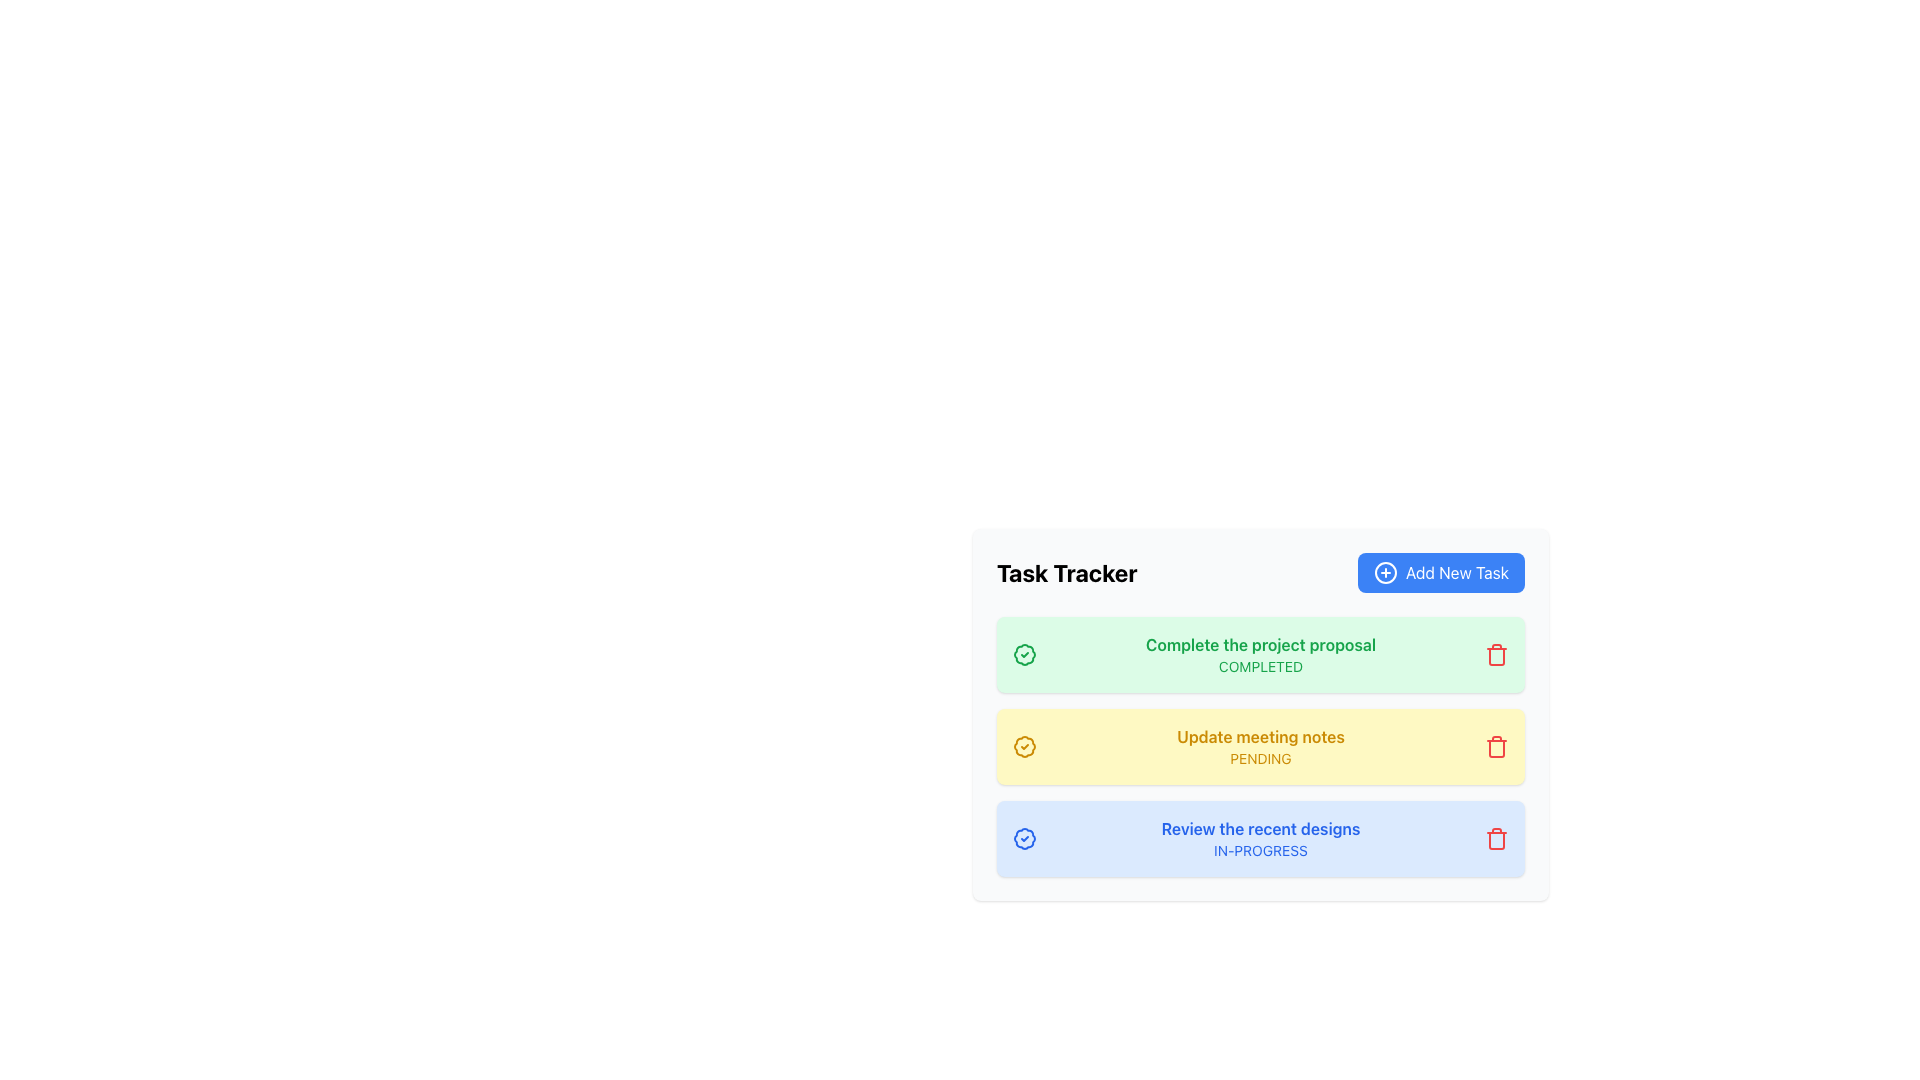 The height and width of the screenshot is (1080, 1920). Describe the element at coordinates (1385, 573) in the screenshot. I see `the circular 'Add New Task' button icon that features a plus sign, positioned centrally within the button` at that location.